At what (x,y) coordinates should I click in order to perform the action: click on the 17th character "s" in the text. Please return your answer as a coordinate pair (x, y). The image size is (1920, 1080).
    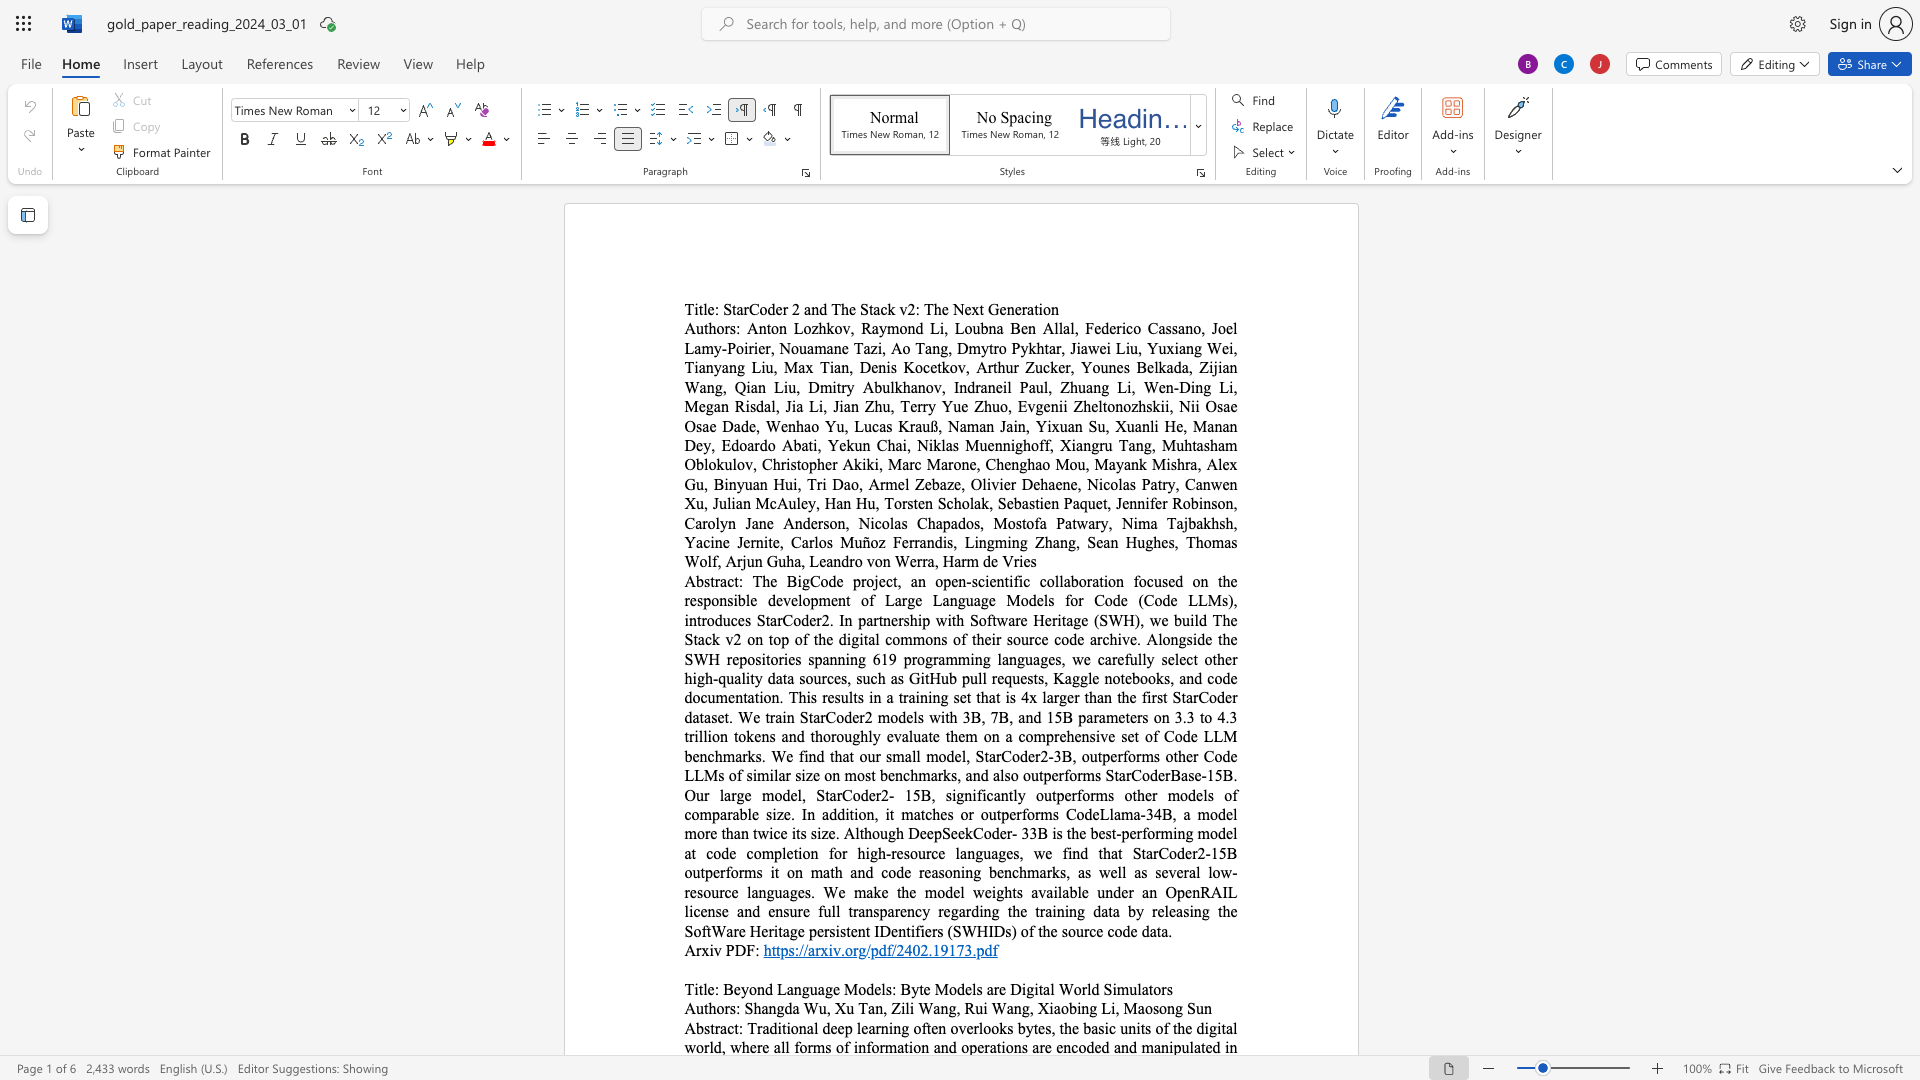
    Looking at the image, I should click on (802, 677).